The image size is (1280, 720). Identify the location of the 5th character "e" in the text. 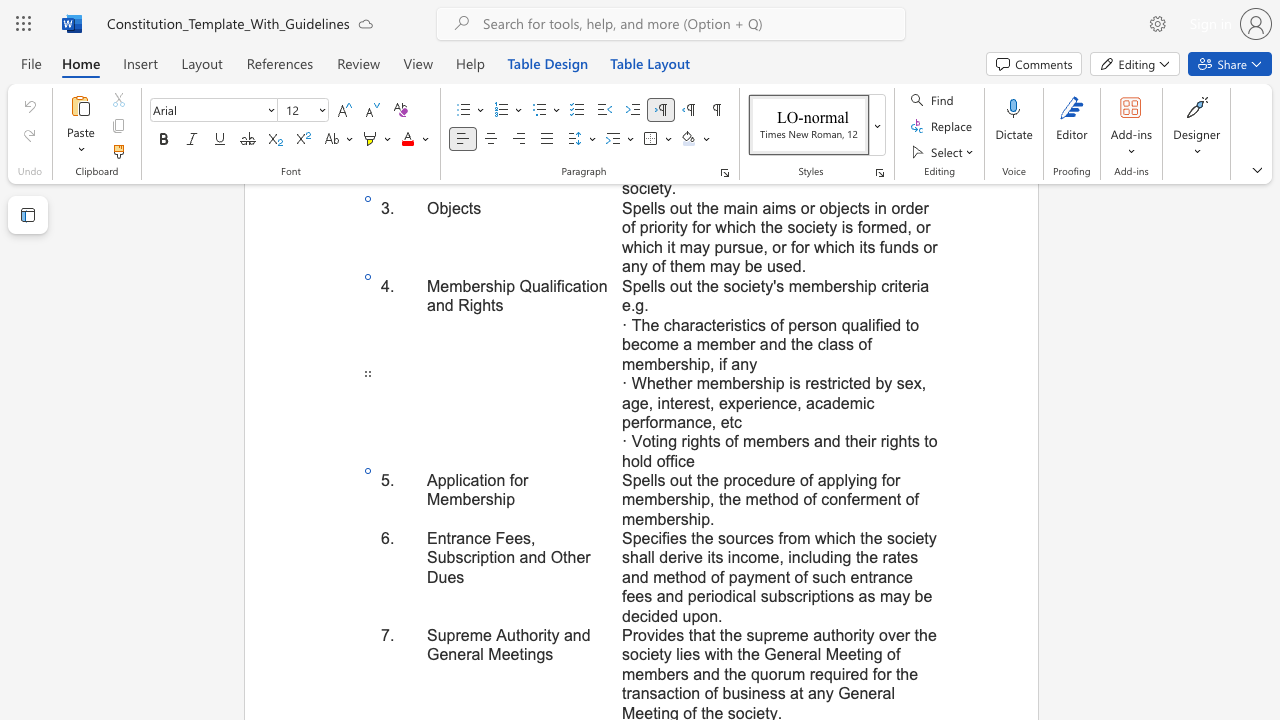
(638, 498).